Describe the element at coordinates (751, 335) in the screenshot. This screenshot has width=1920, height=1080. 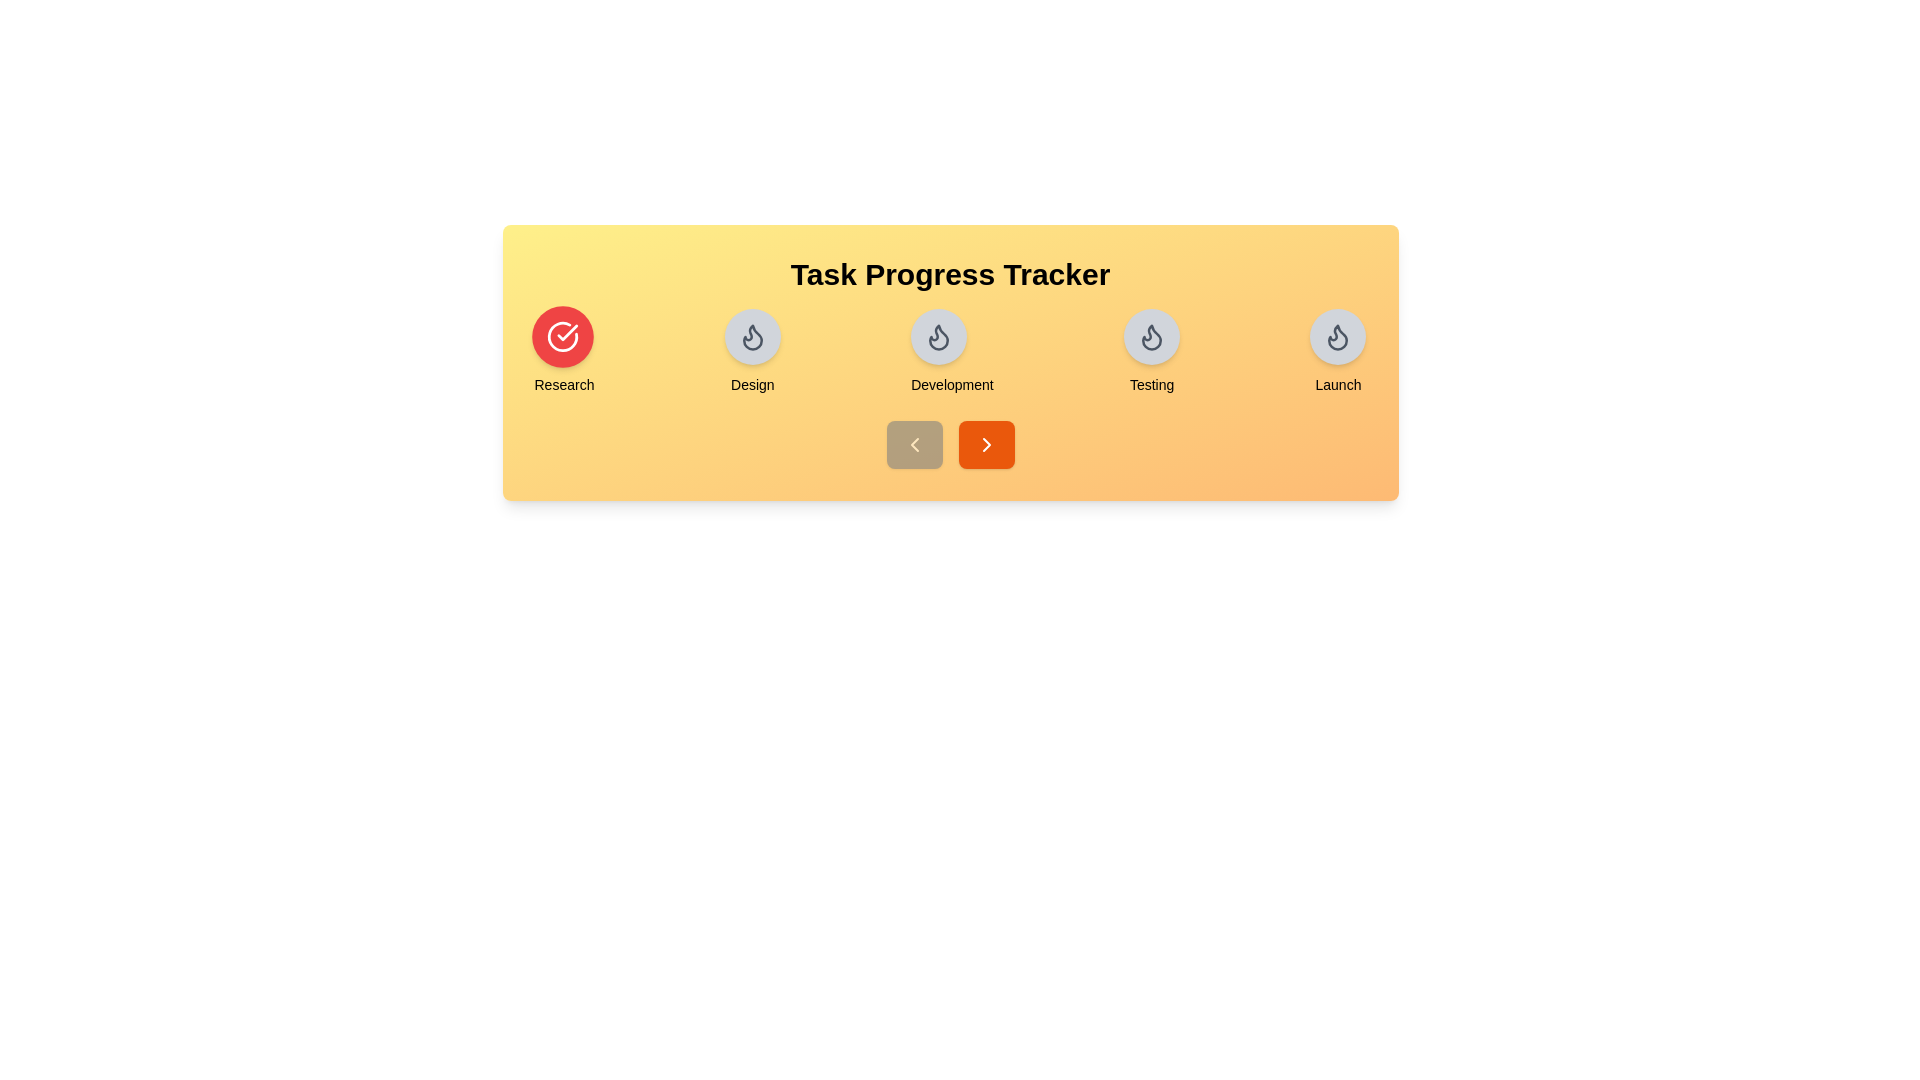
I see `the flame-shaped icon representing the 'Design' stage in the 'Task Progress Tracker'` at that location.